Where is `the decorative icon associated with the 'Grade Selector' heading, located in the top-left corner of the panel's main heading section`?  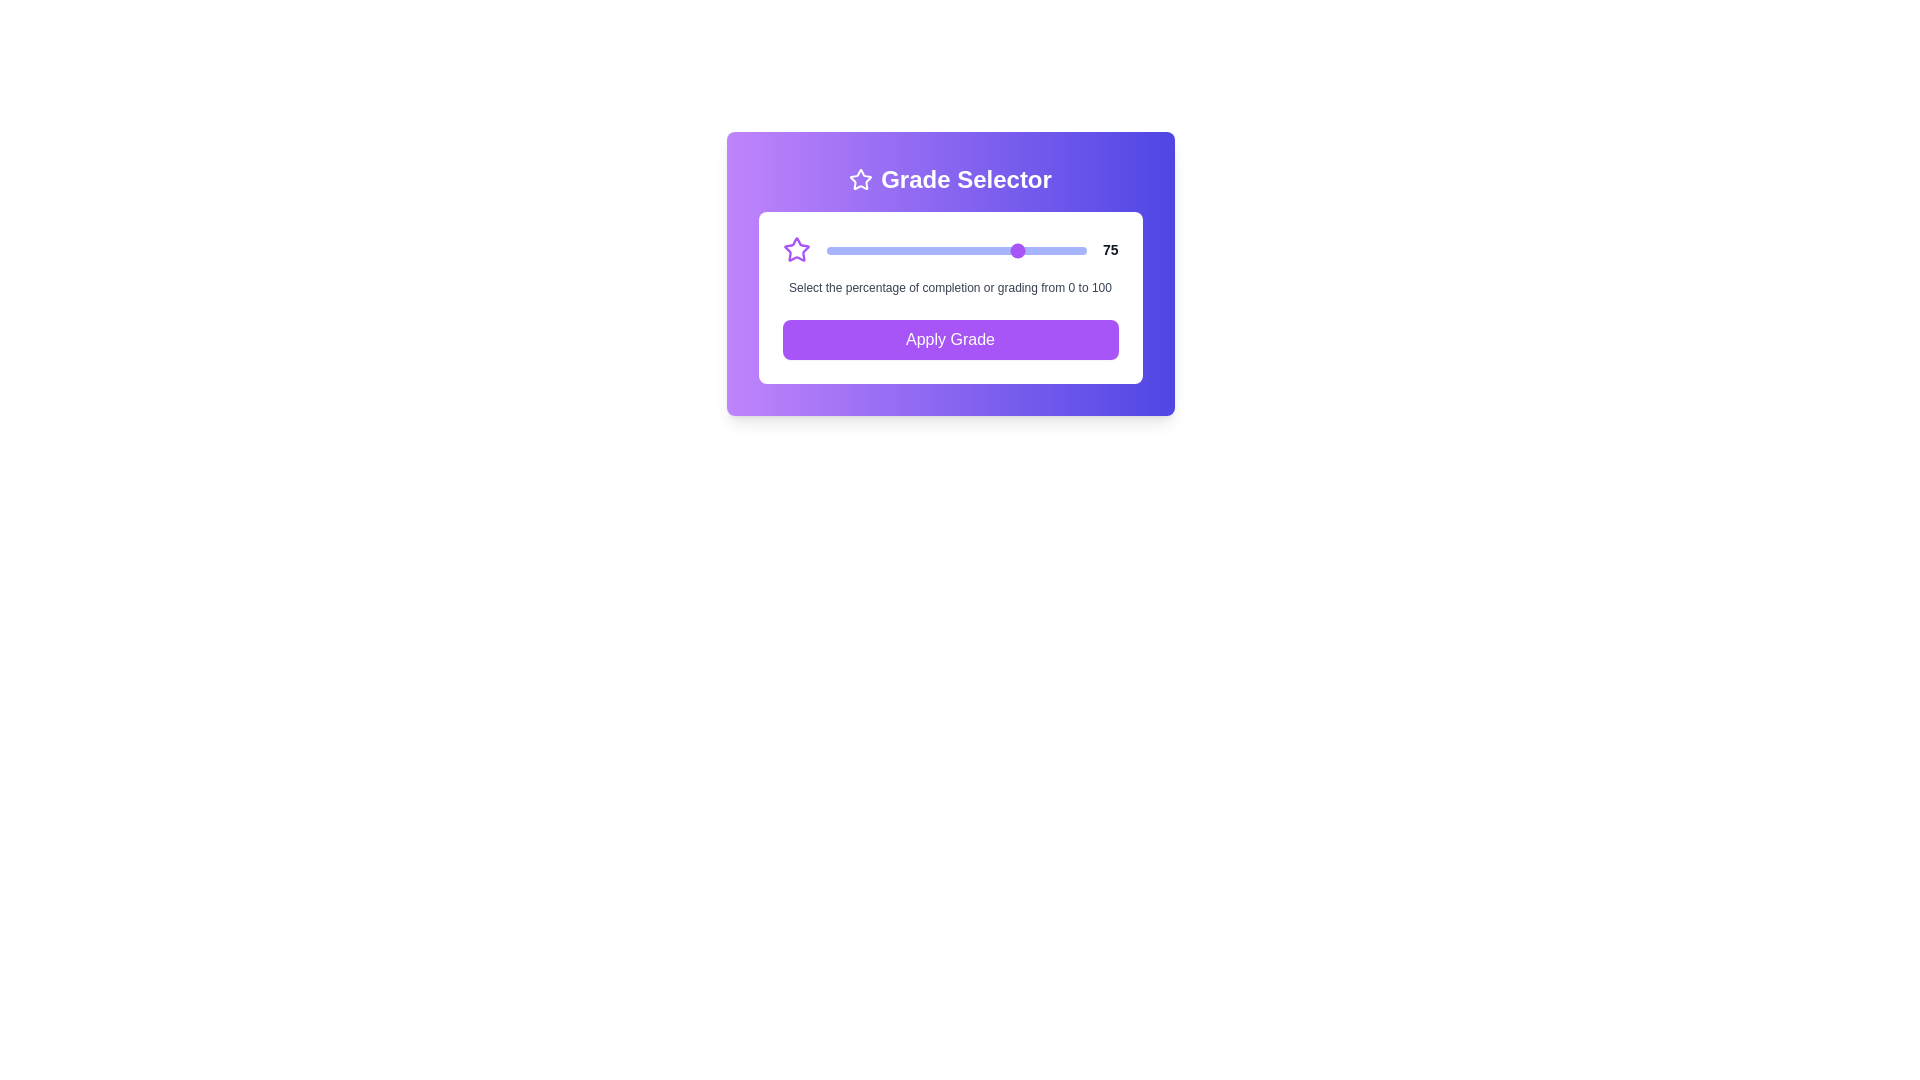 the decorative icon associated with the 'Grade Selector' heading, located in the top-left corner of the panel's main heading section is located at coordinates (861, 180).